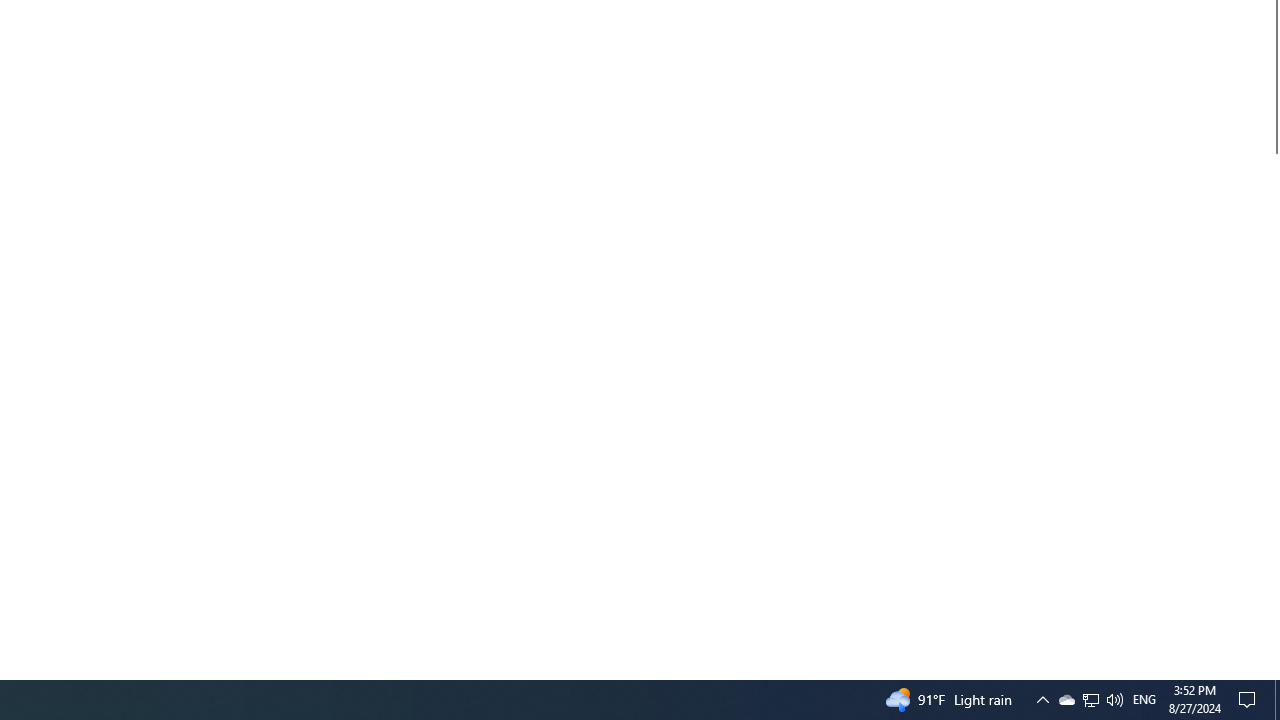 The image size is (1280, 720). I want to click on 'Show desktop', so click(1271, 671).